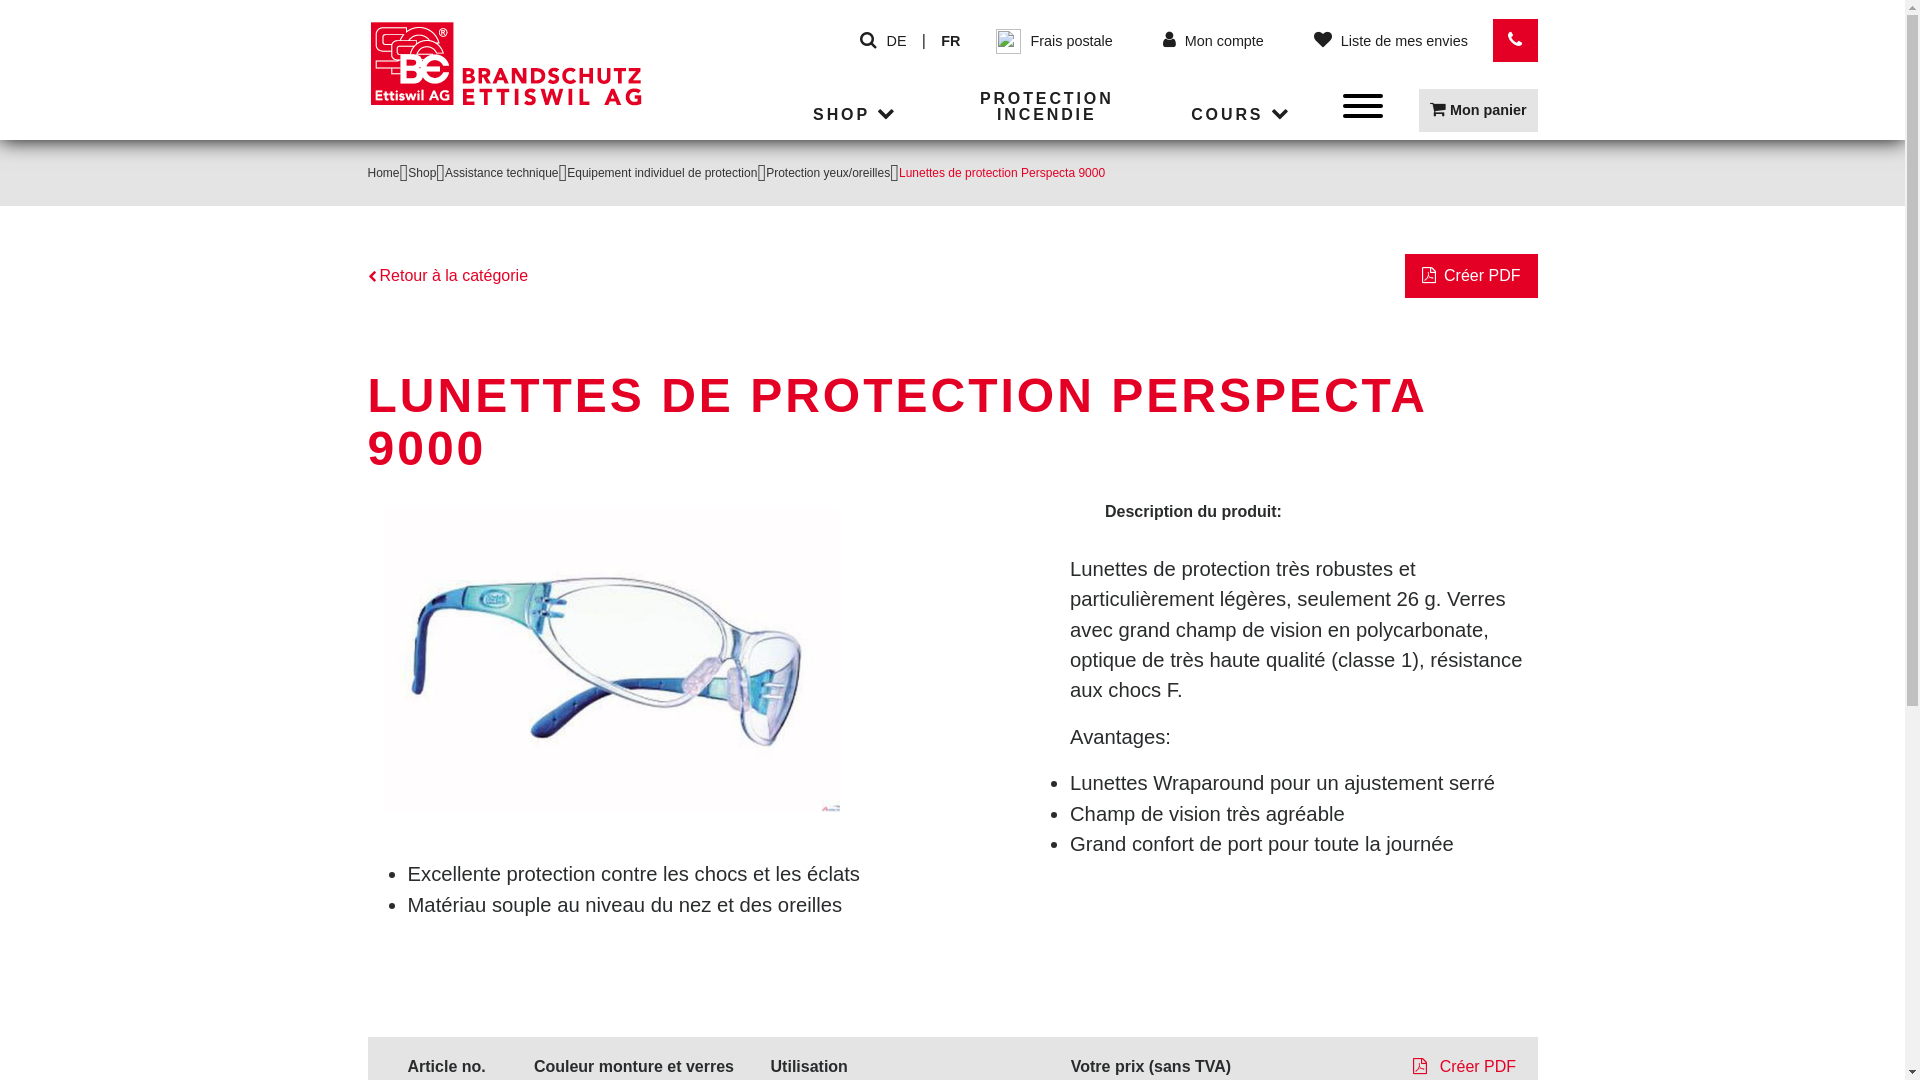  Describe the element at coordinates (421, 172) in the screenshot. I see `'Shop'` at that location.